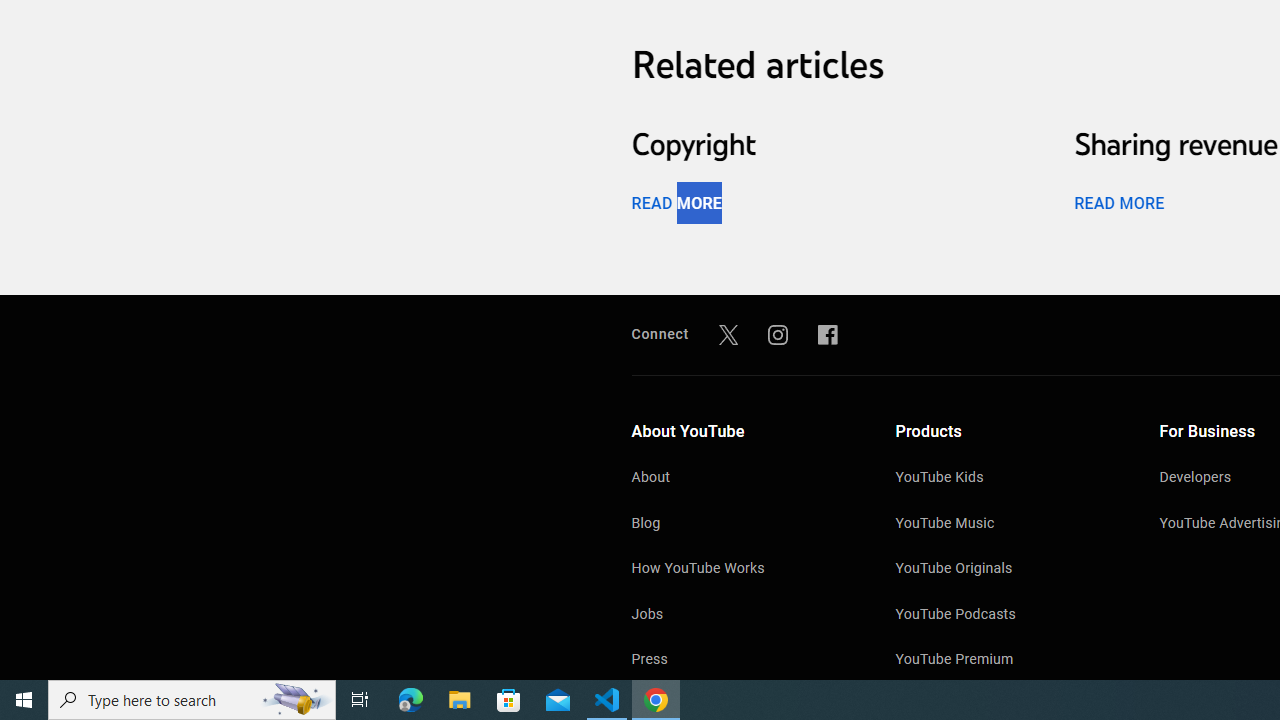 The height and width of the screenshot is (720, 1280). I want to click on 'YouTube Originals', so click(1007, 570).